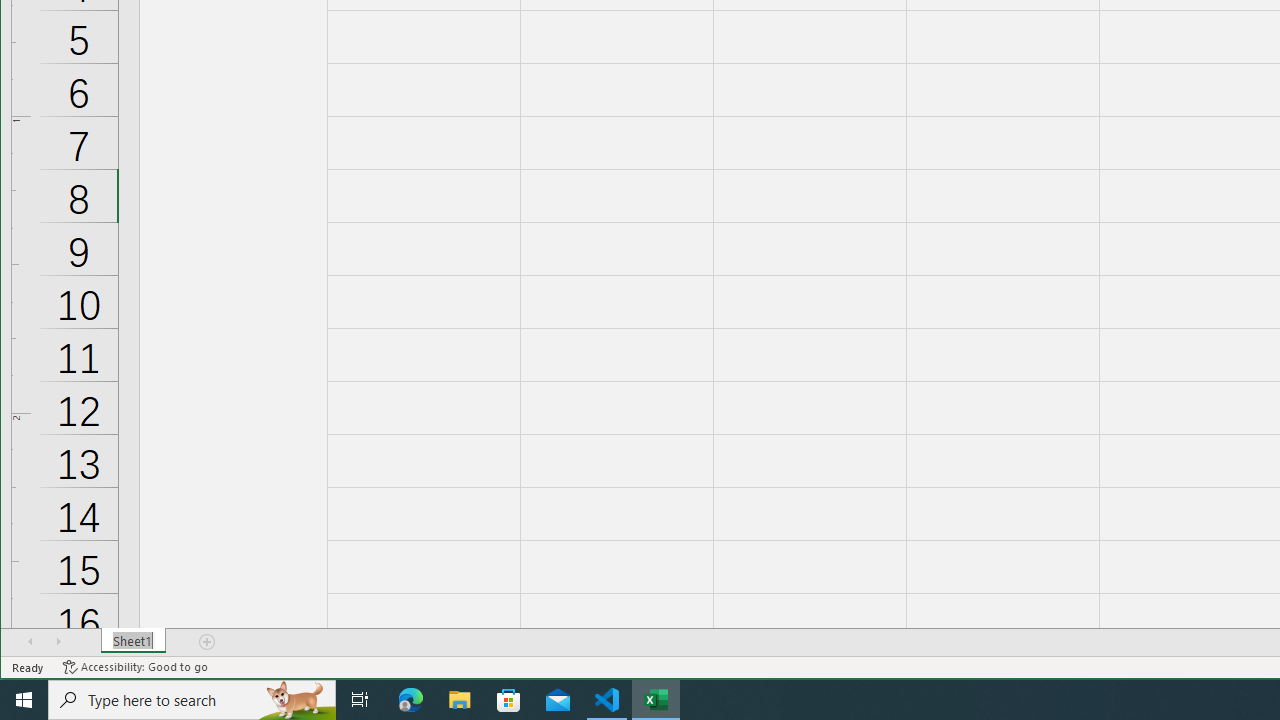  I want to click on 'Visual Studio Code - 1 running window', so click(606, 698).